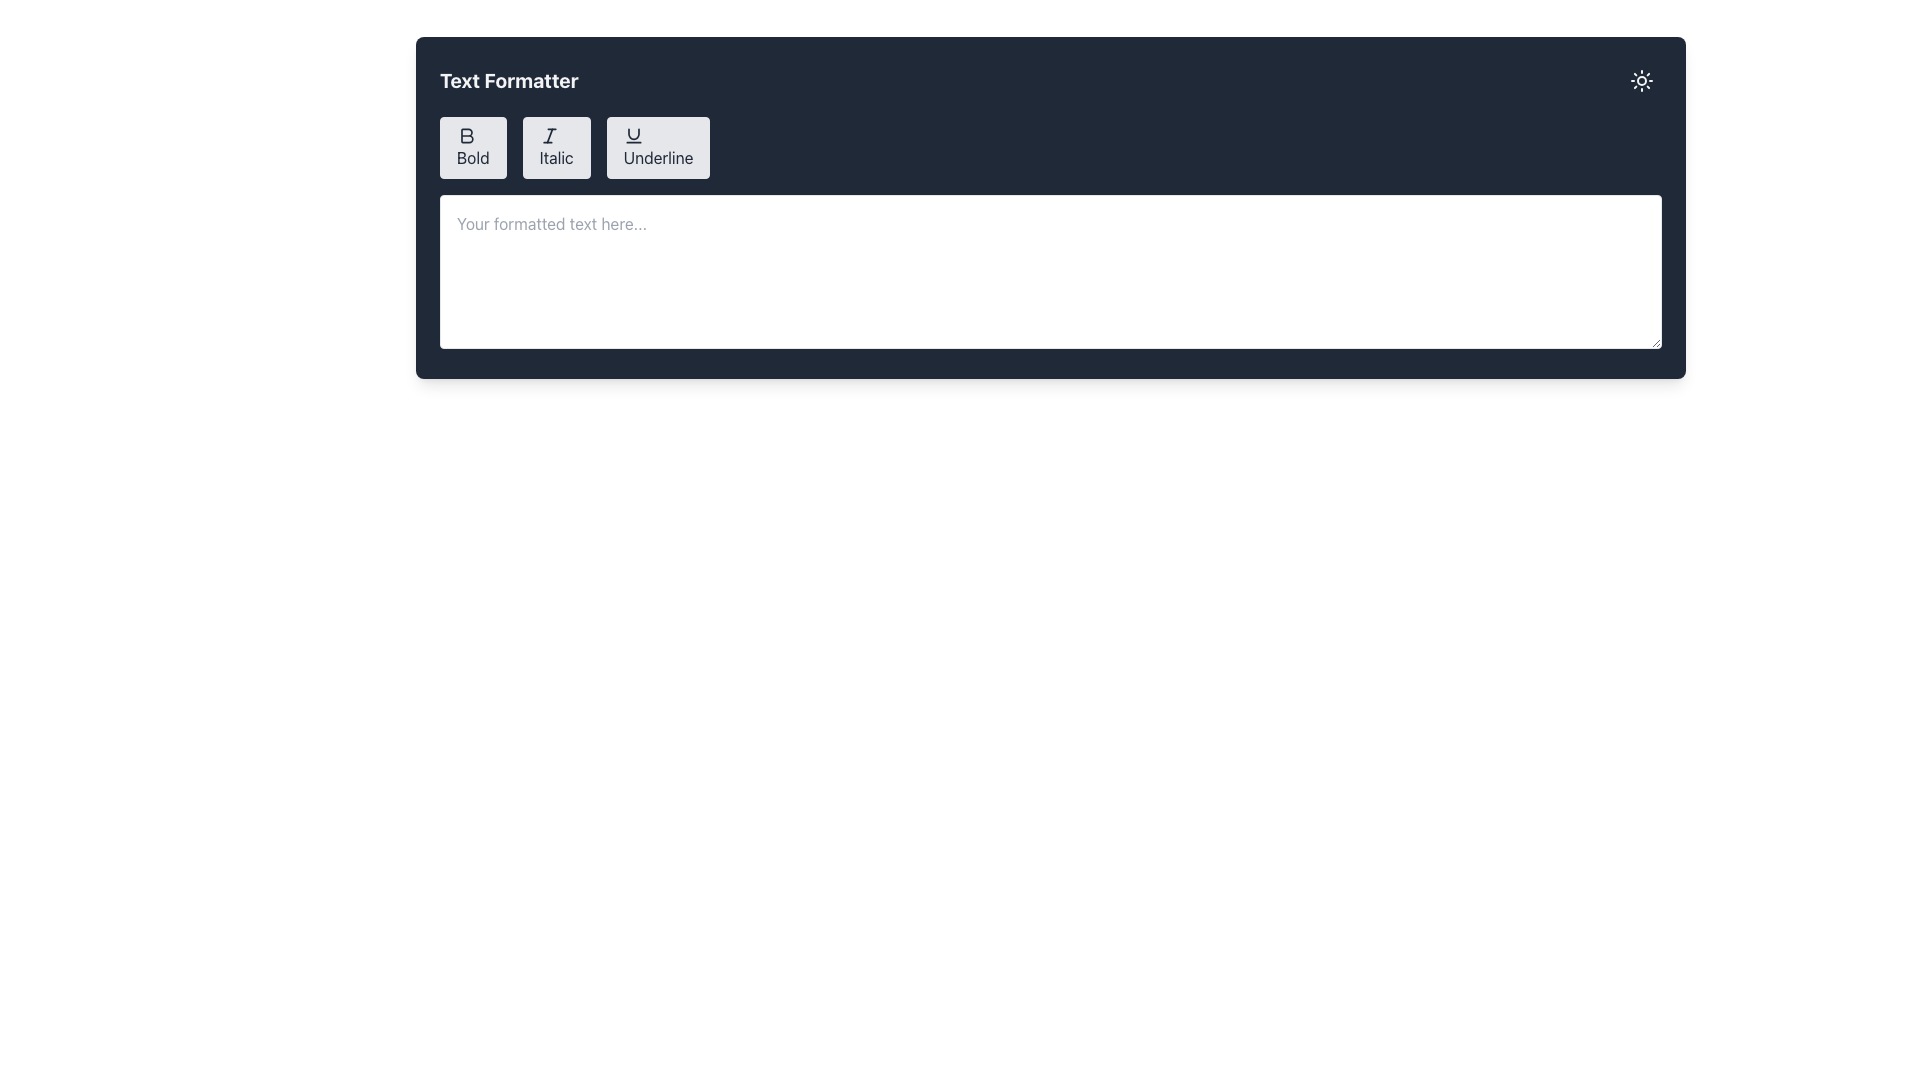 The image size is (1920, 1080). I want to click on the Underline icon in the Text Formatter toolbar, so click(632, 135).